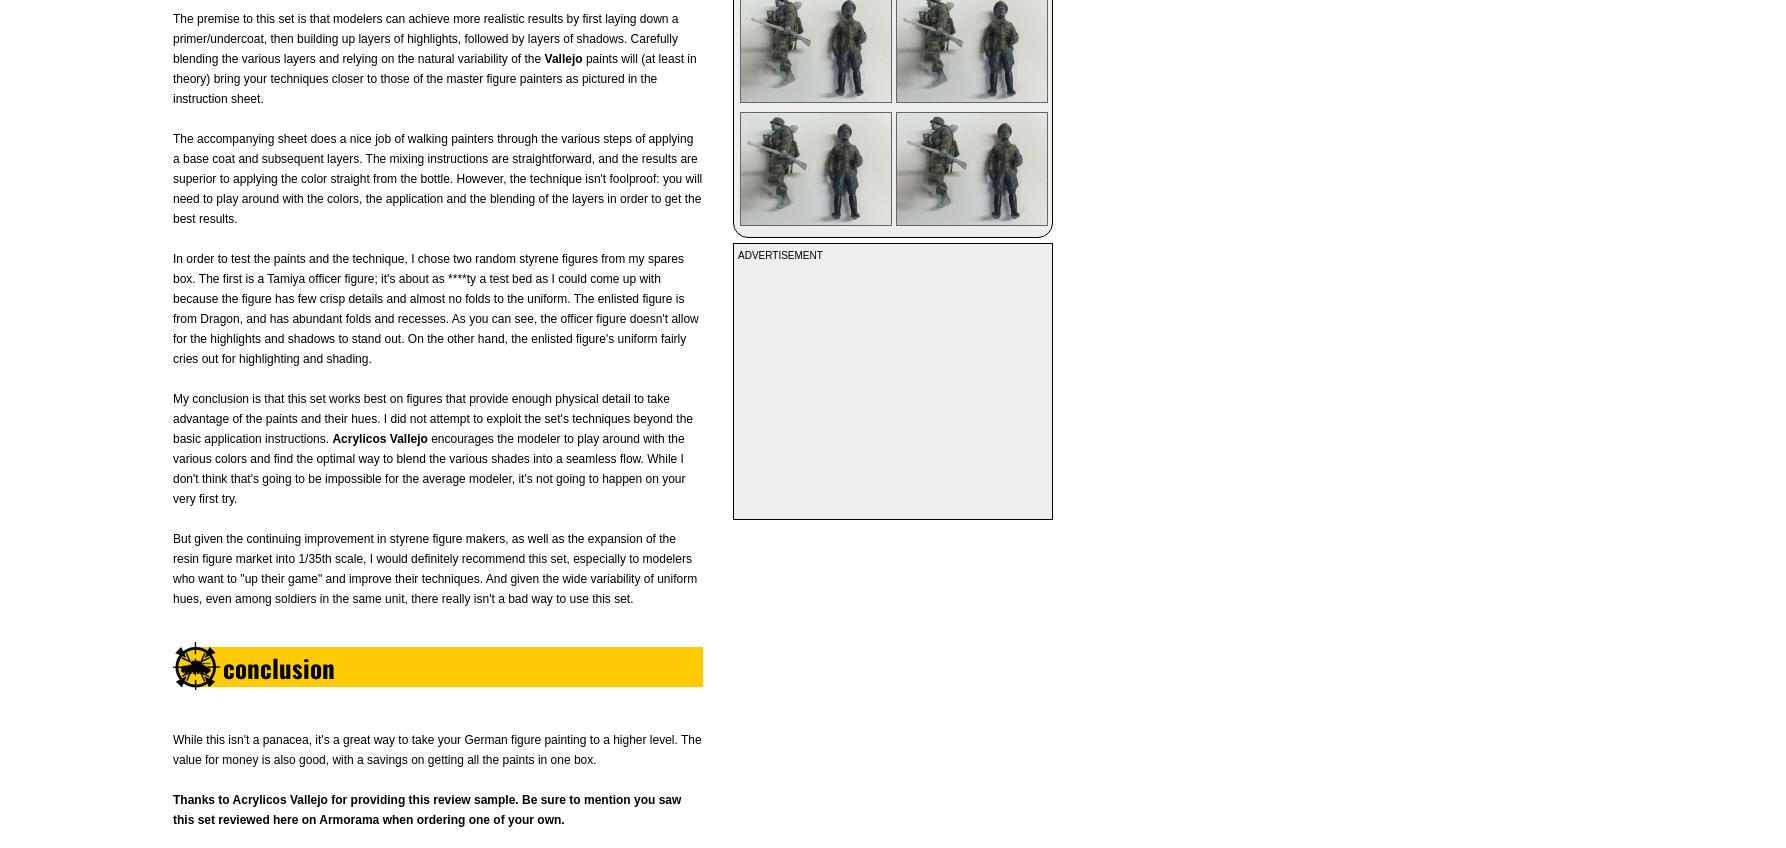 This screenshot has width=1786, height=848. Describe the element at coordinates (277, 665) in the screenshot. I see `'conclusion'` at that location.